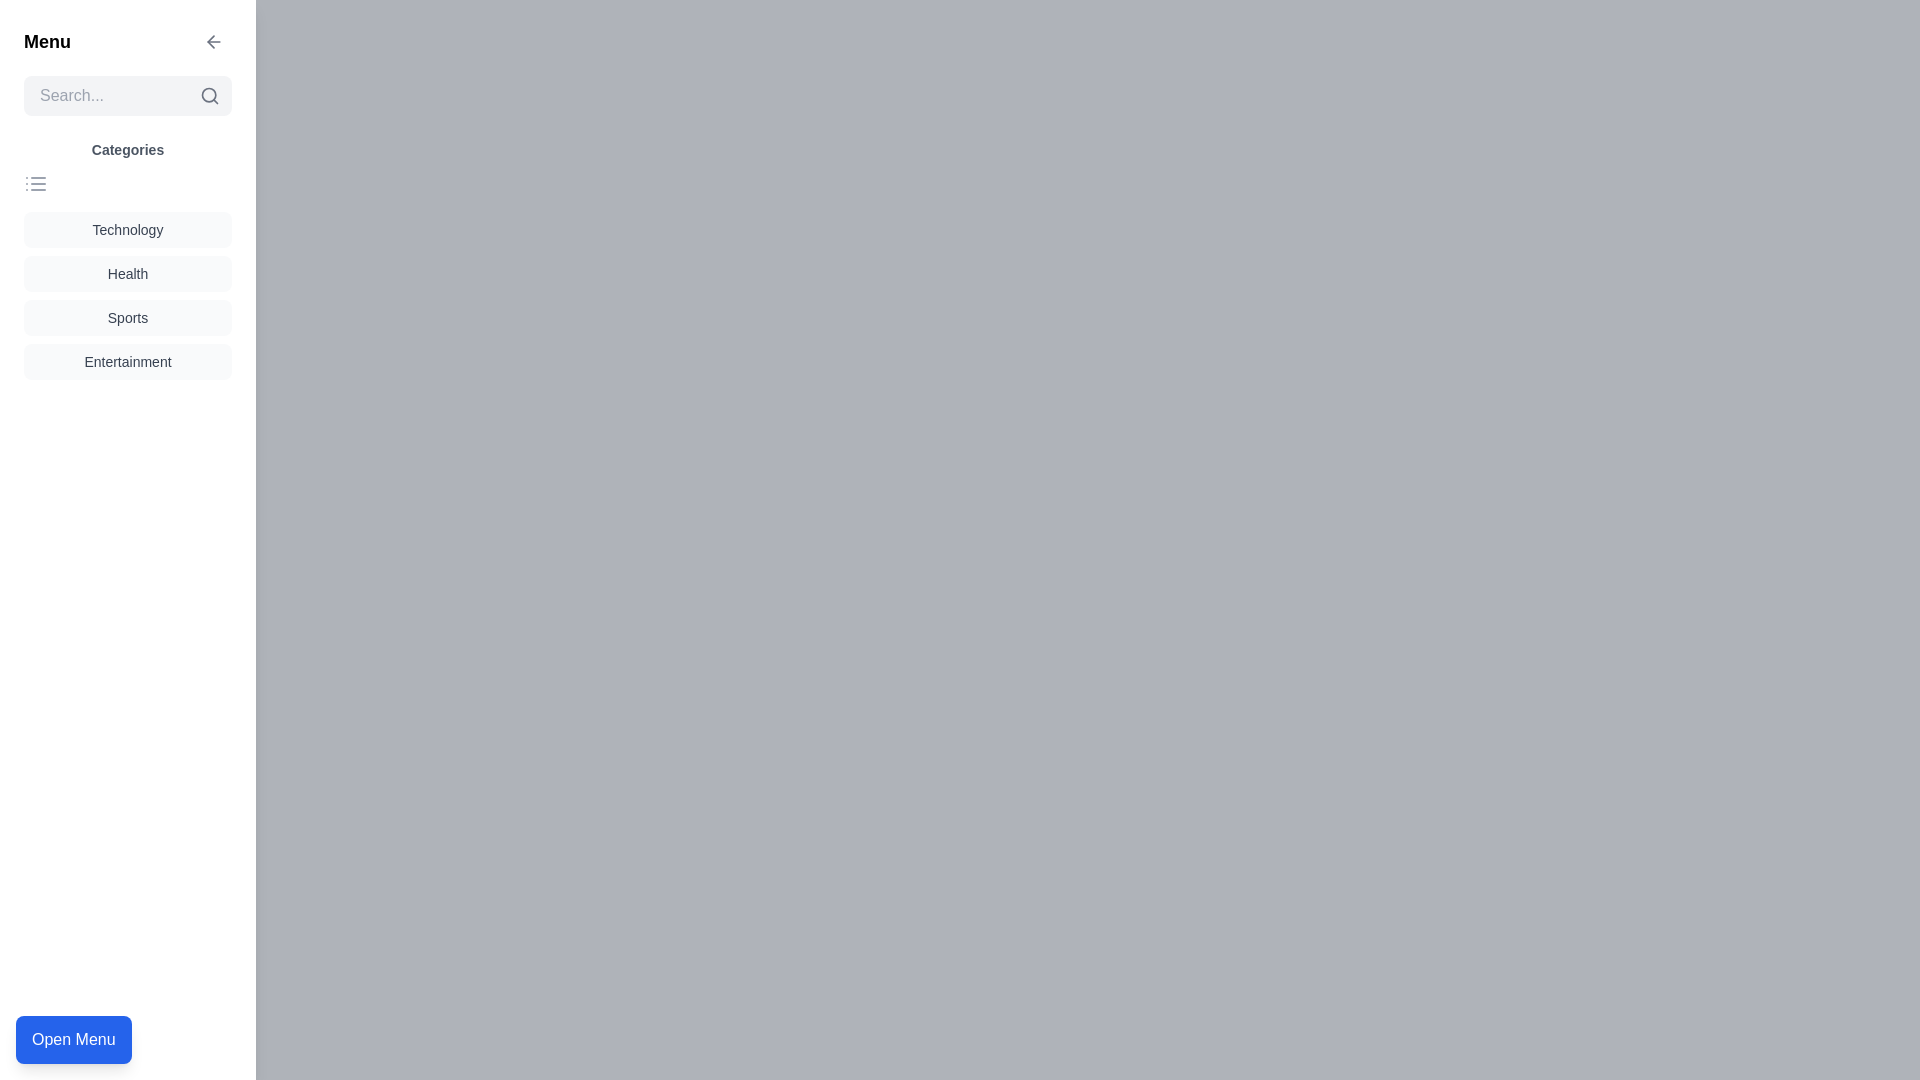  What do you see at coordinates (214, 42) in the screenshot?
I see `the navigation arrow icon located in the top-right corner of the left panel, adjacent to the 'Menu' header` at bounding box center [214, 42].